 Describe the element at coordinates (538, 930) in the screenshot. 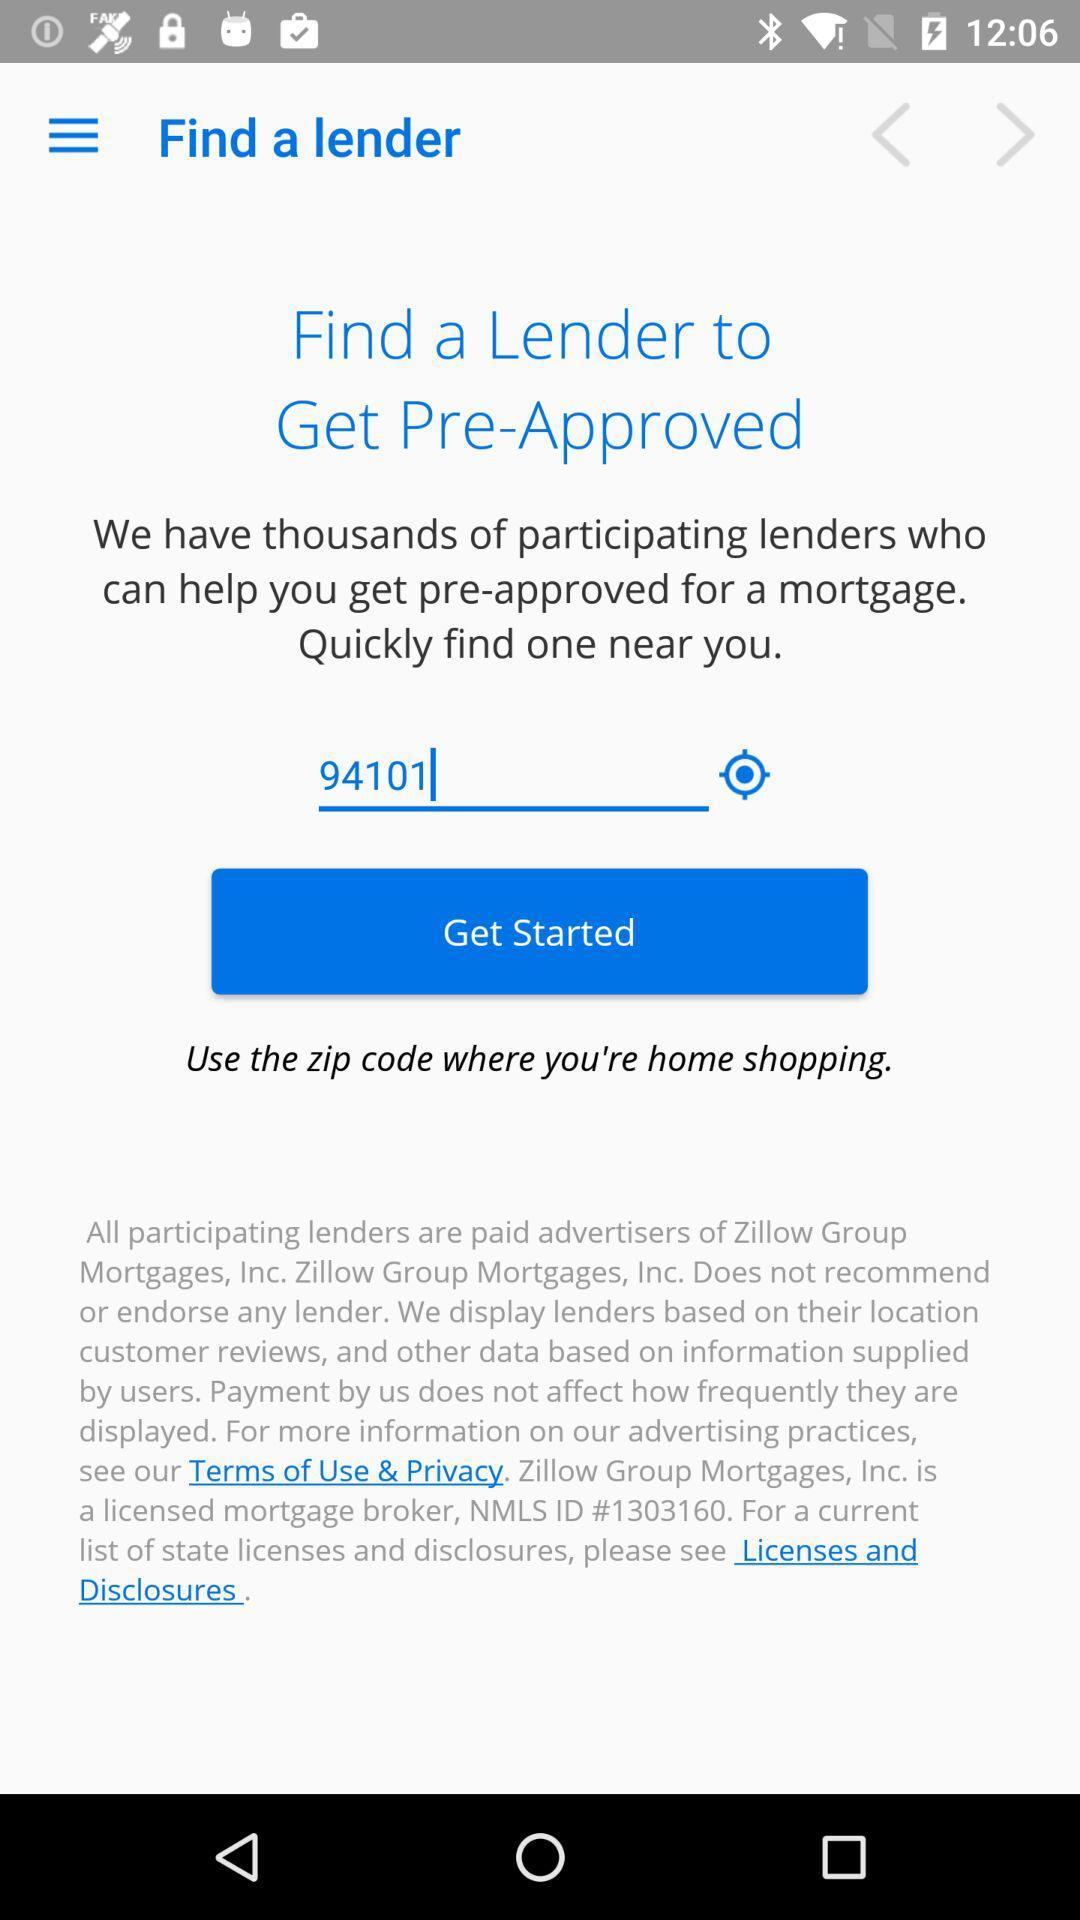

I see `item below the 94101 icon` at that location.